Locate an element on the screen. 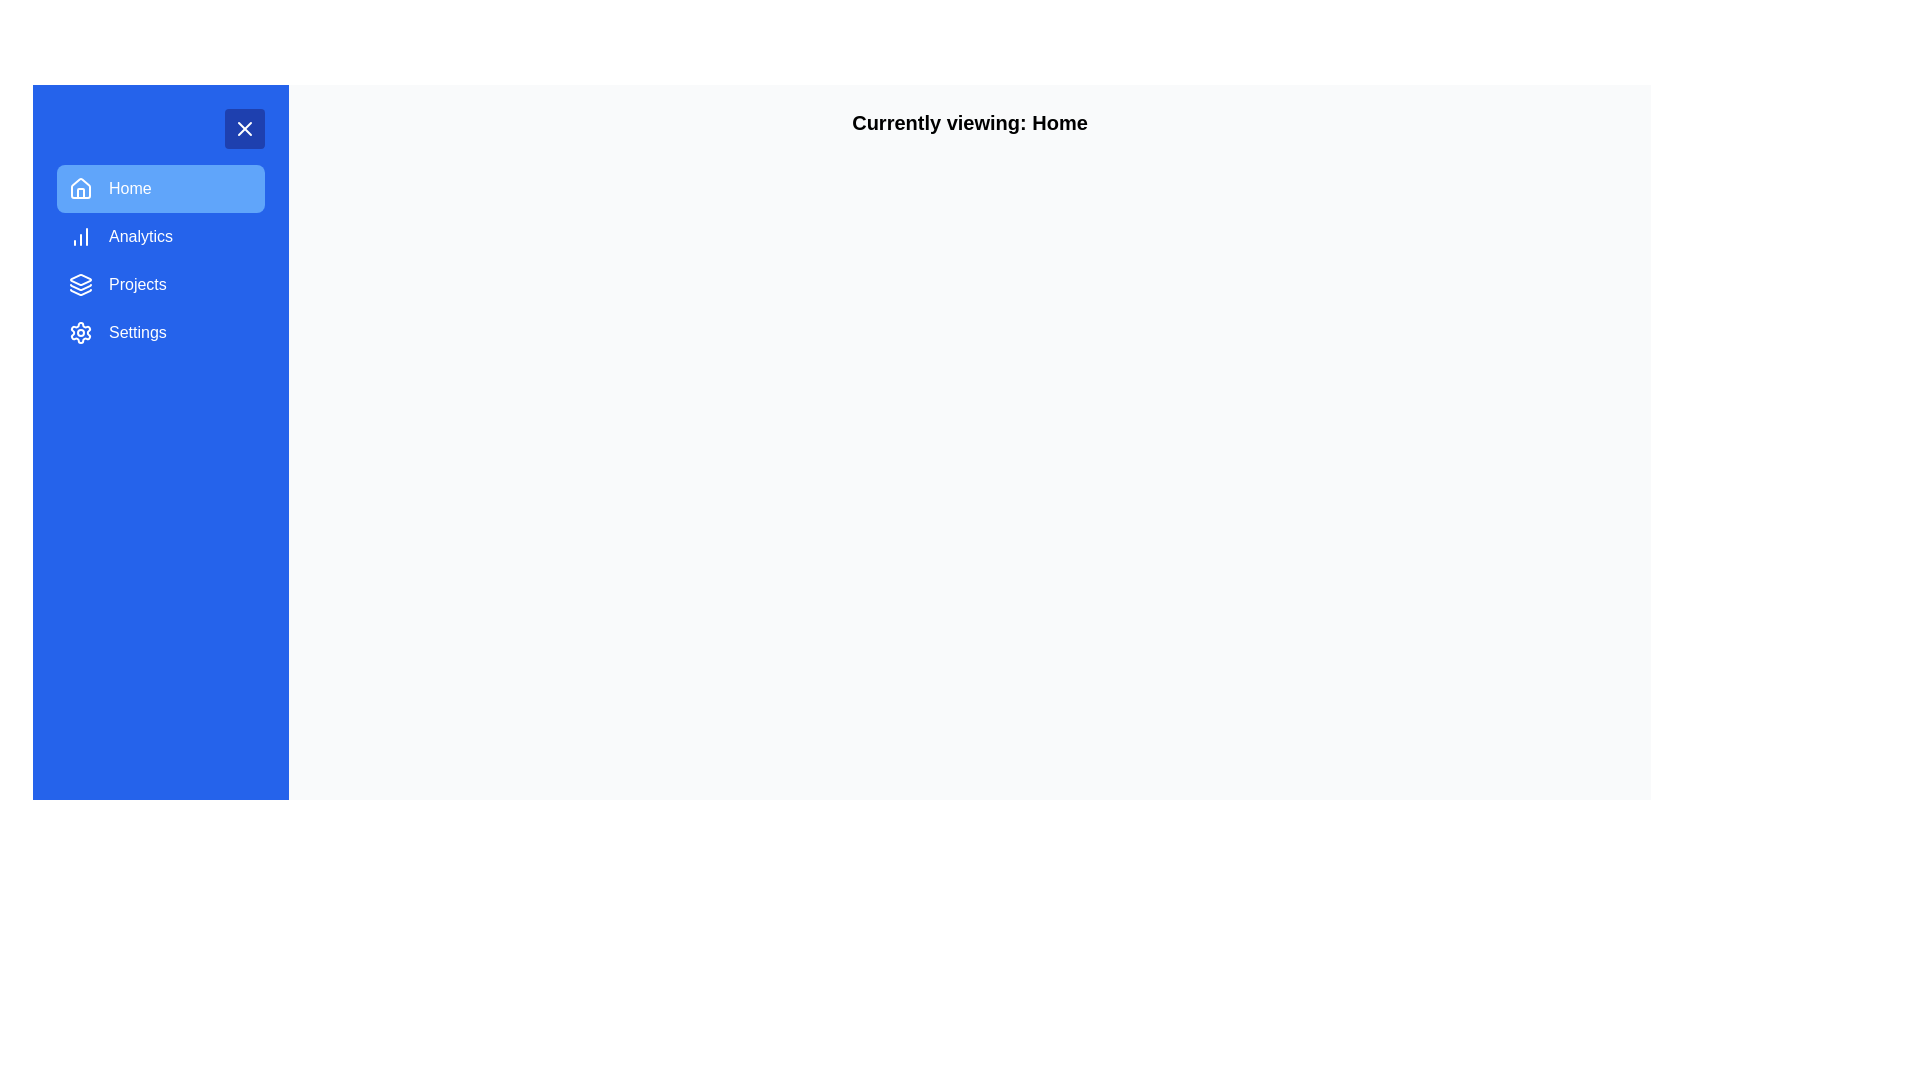 This screenshot has height=1080, width=1920. the navigational button in the blue sidebar, located below the 'Home' option and above 'Projects' is located at coordinates (161, 235).